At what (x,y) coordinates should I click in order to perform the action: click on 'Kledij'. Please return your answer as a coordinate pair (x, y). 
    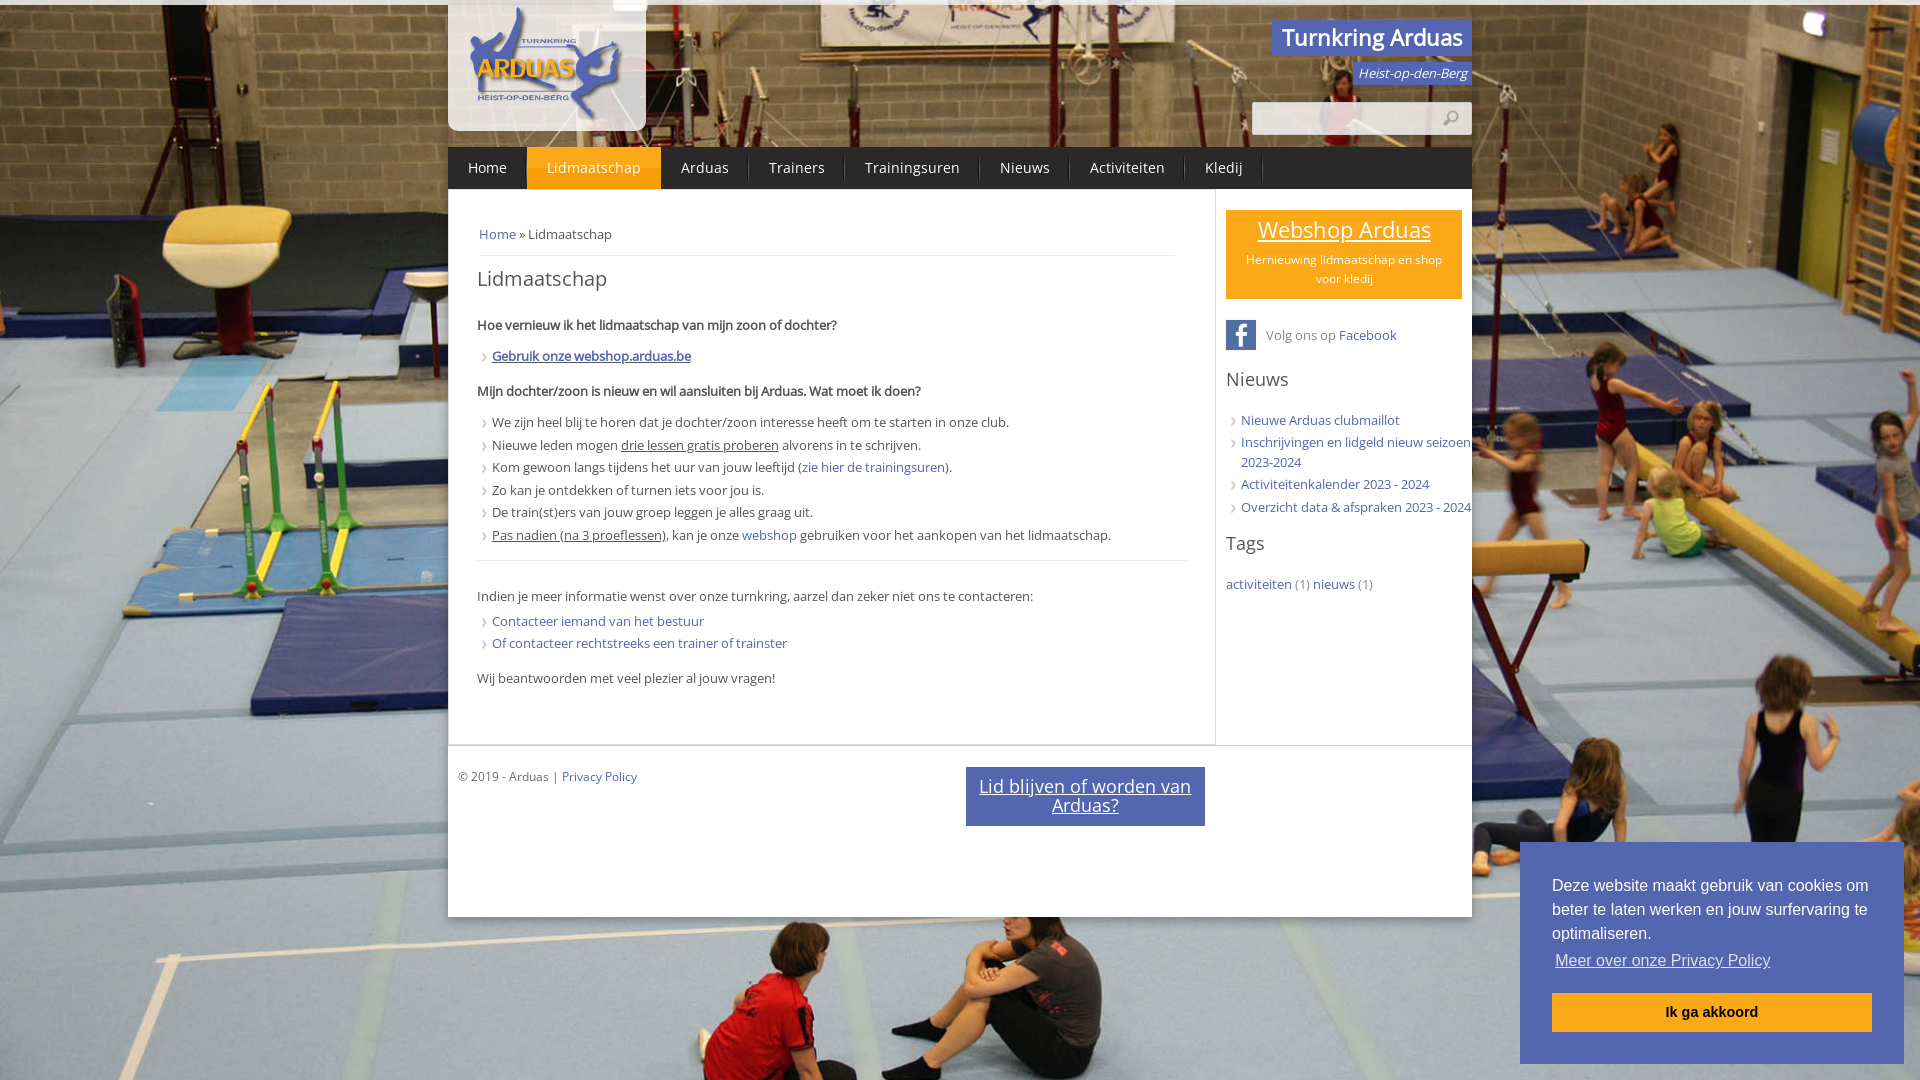
    Looking at the image, I should click on (1223, 167).